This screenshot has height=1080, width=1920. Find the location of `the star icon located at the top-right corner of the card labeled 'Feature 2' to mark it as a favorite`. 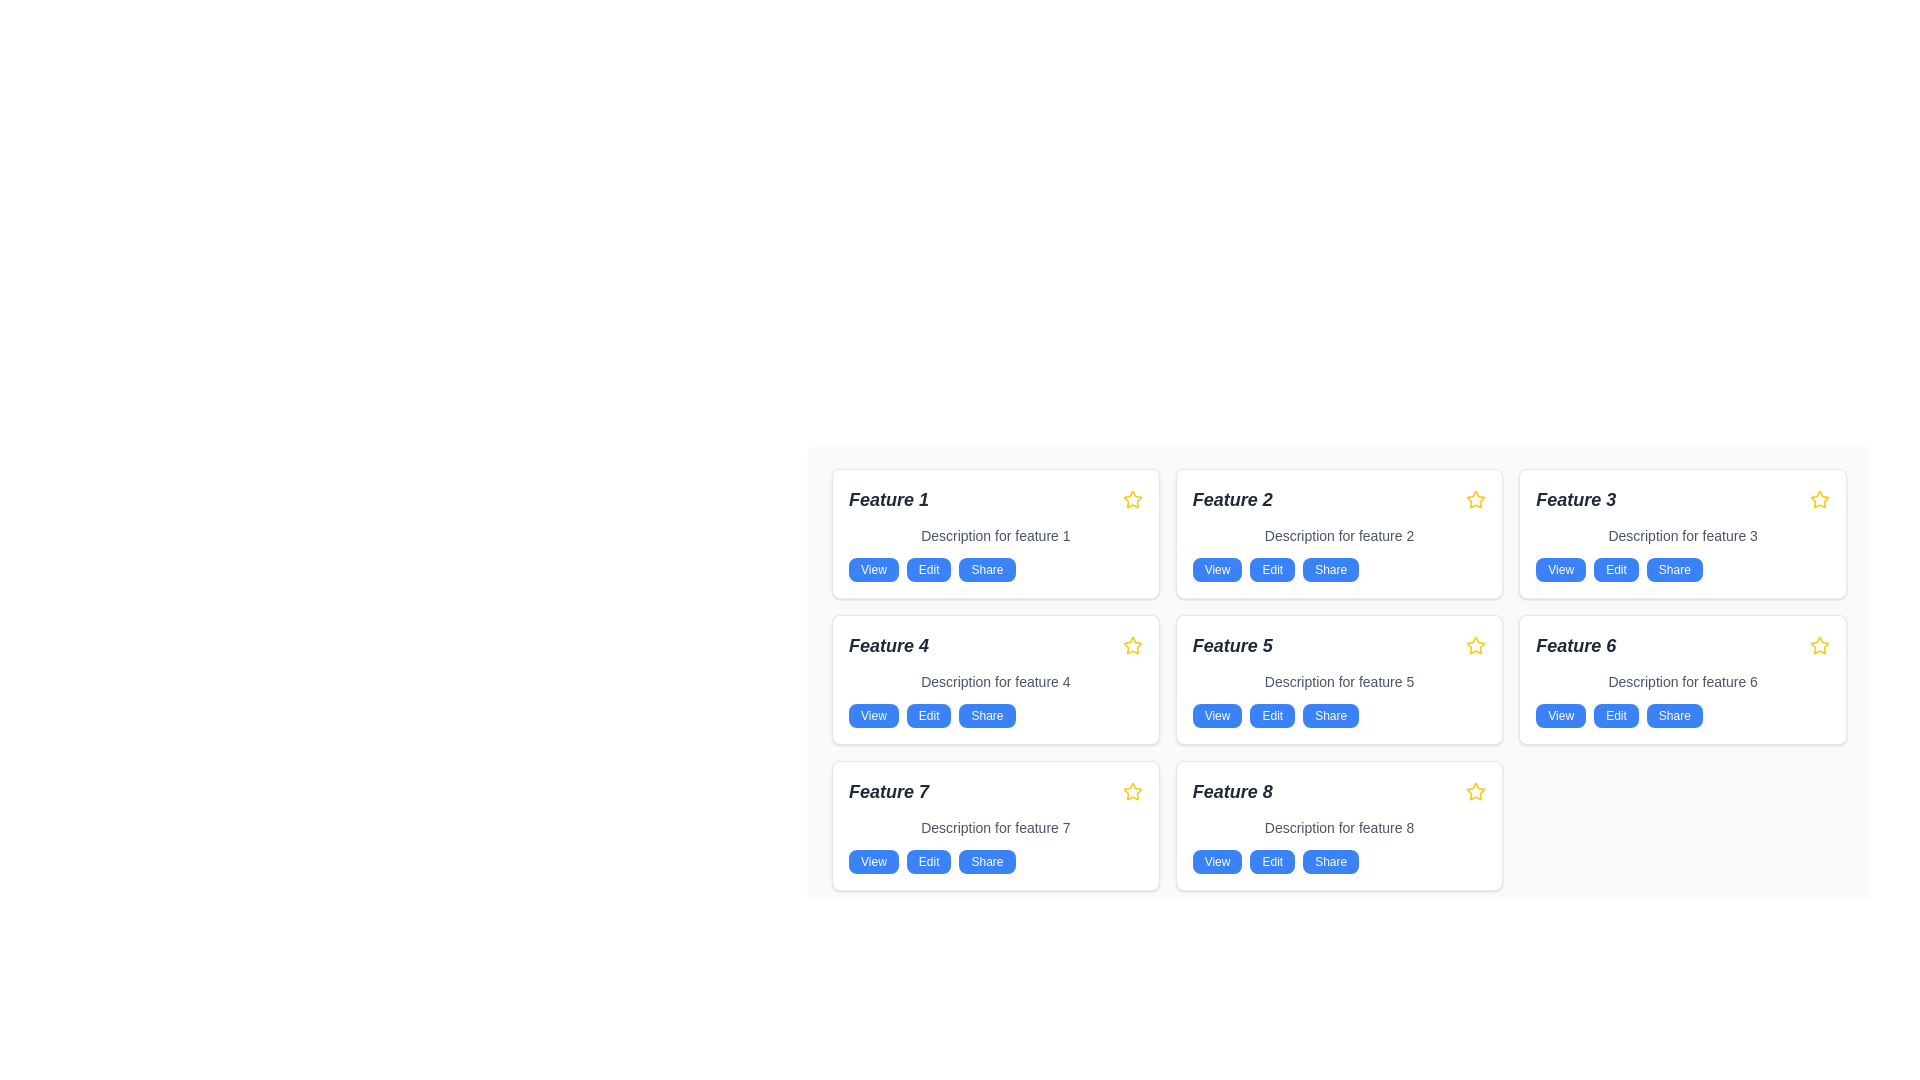

the star icon located at the top-right corner of the card labeled 'Feature 2' to mark it as a favorite is located at coordinates (1476, 498).